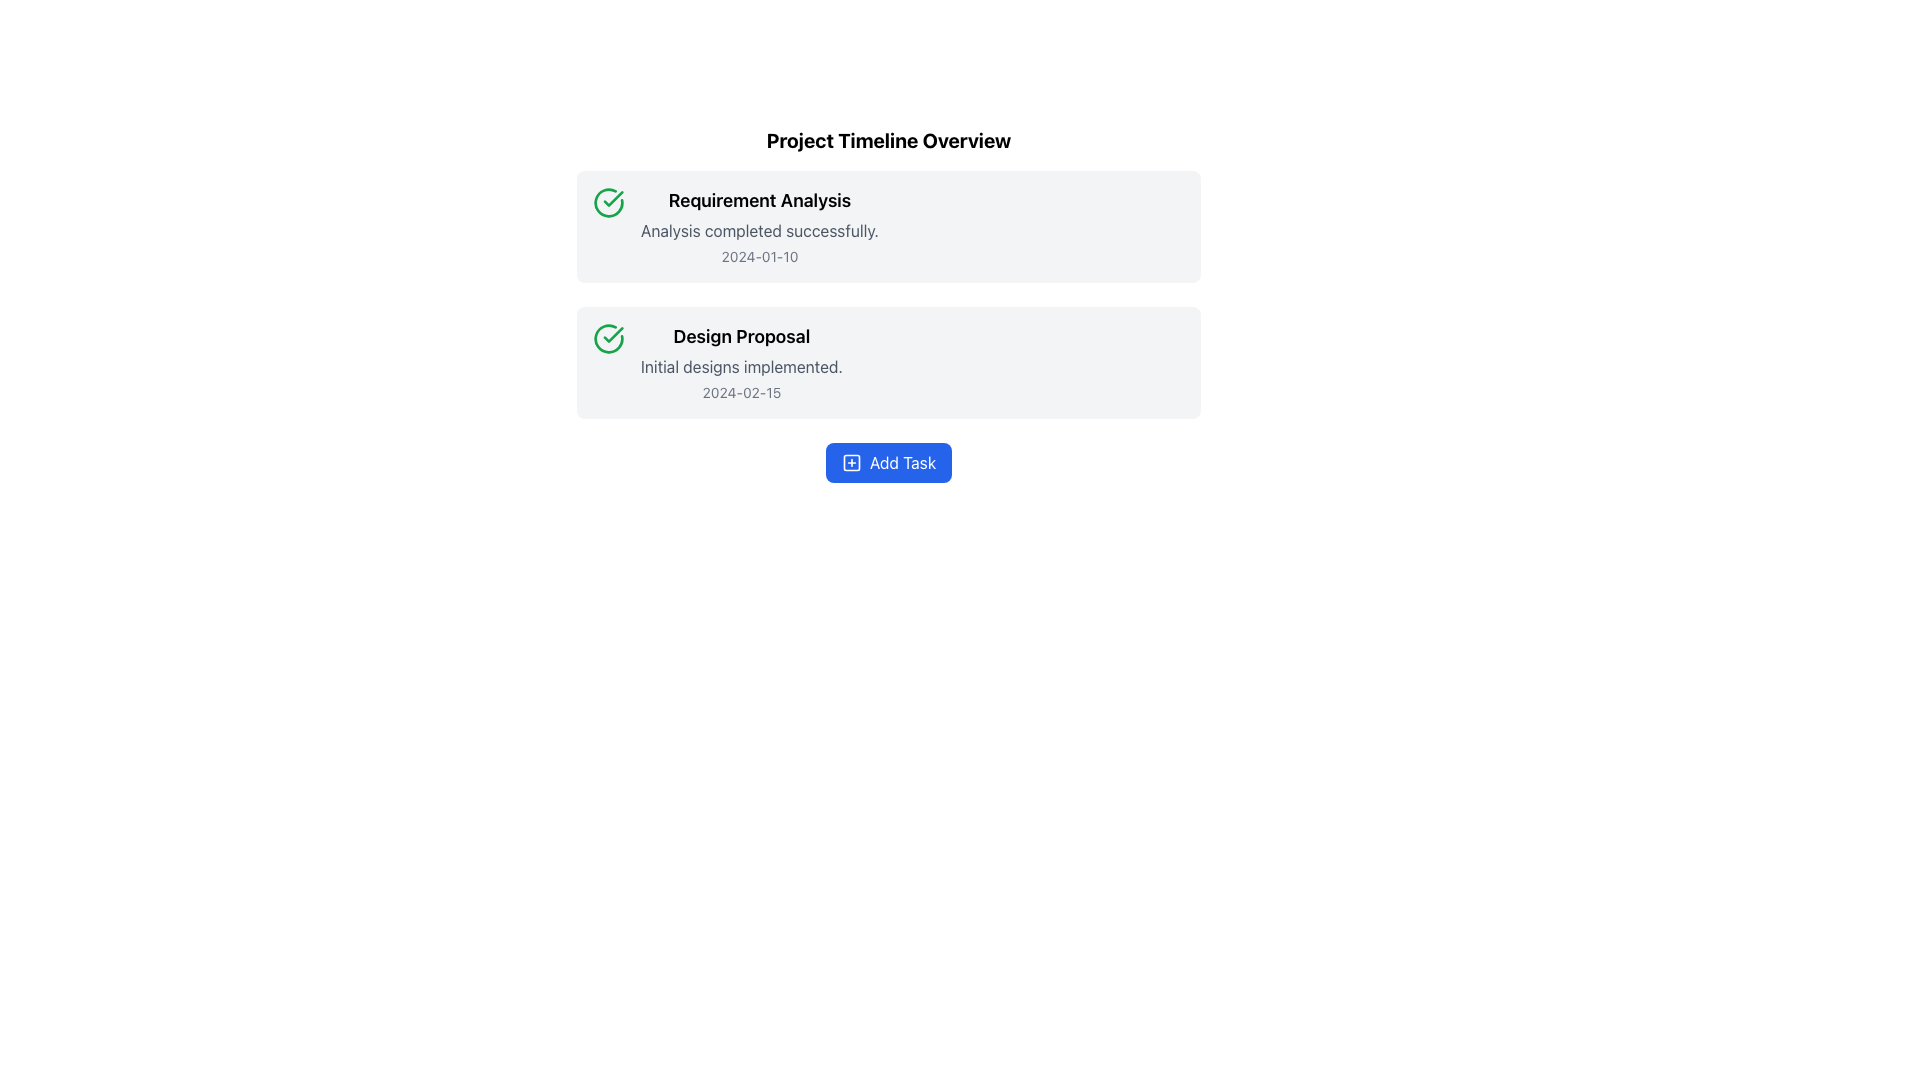 The height and width of the screenshot is (1080, 1920). What do you see at coordinates (608, 203) in the screenshot?
I see `completion icon located to the left of the 'Requirement Analysis' title in the first task section` at bounding box center [608, 203].